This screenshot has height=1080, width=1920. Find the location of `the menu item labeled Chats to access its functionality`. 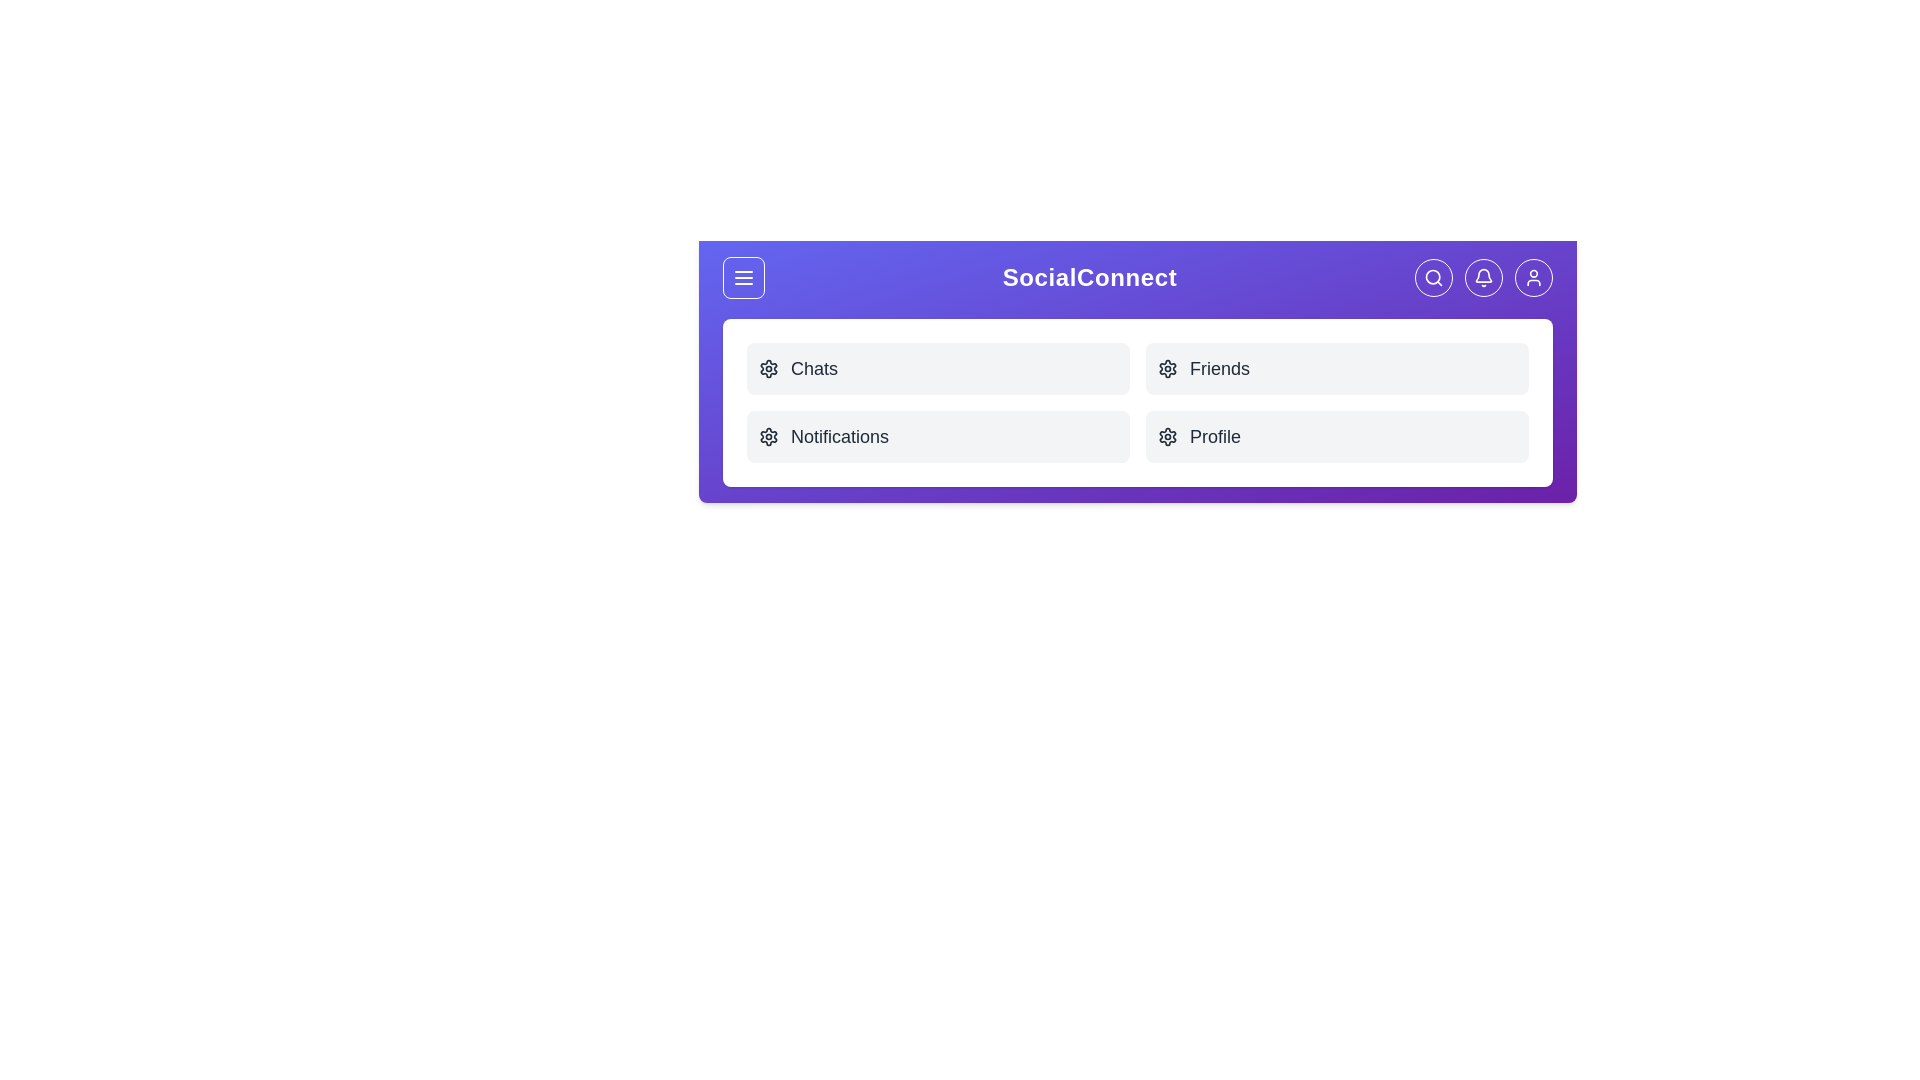

the menu item labeled Chats to access its functionality is located at coordinates (937, 369).